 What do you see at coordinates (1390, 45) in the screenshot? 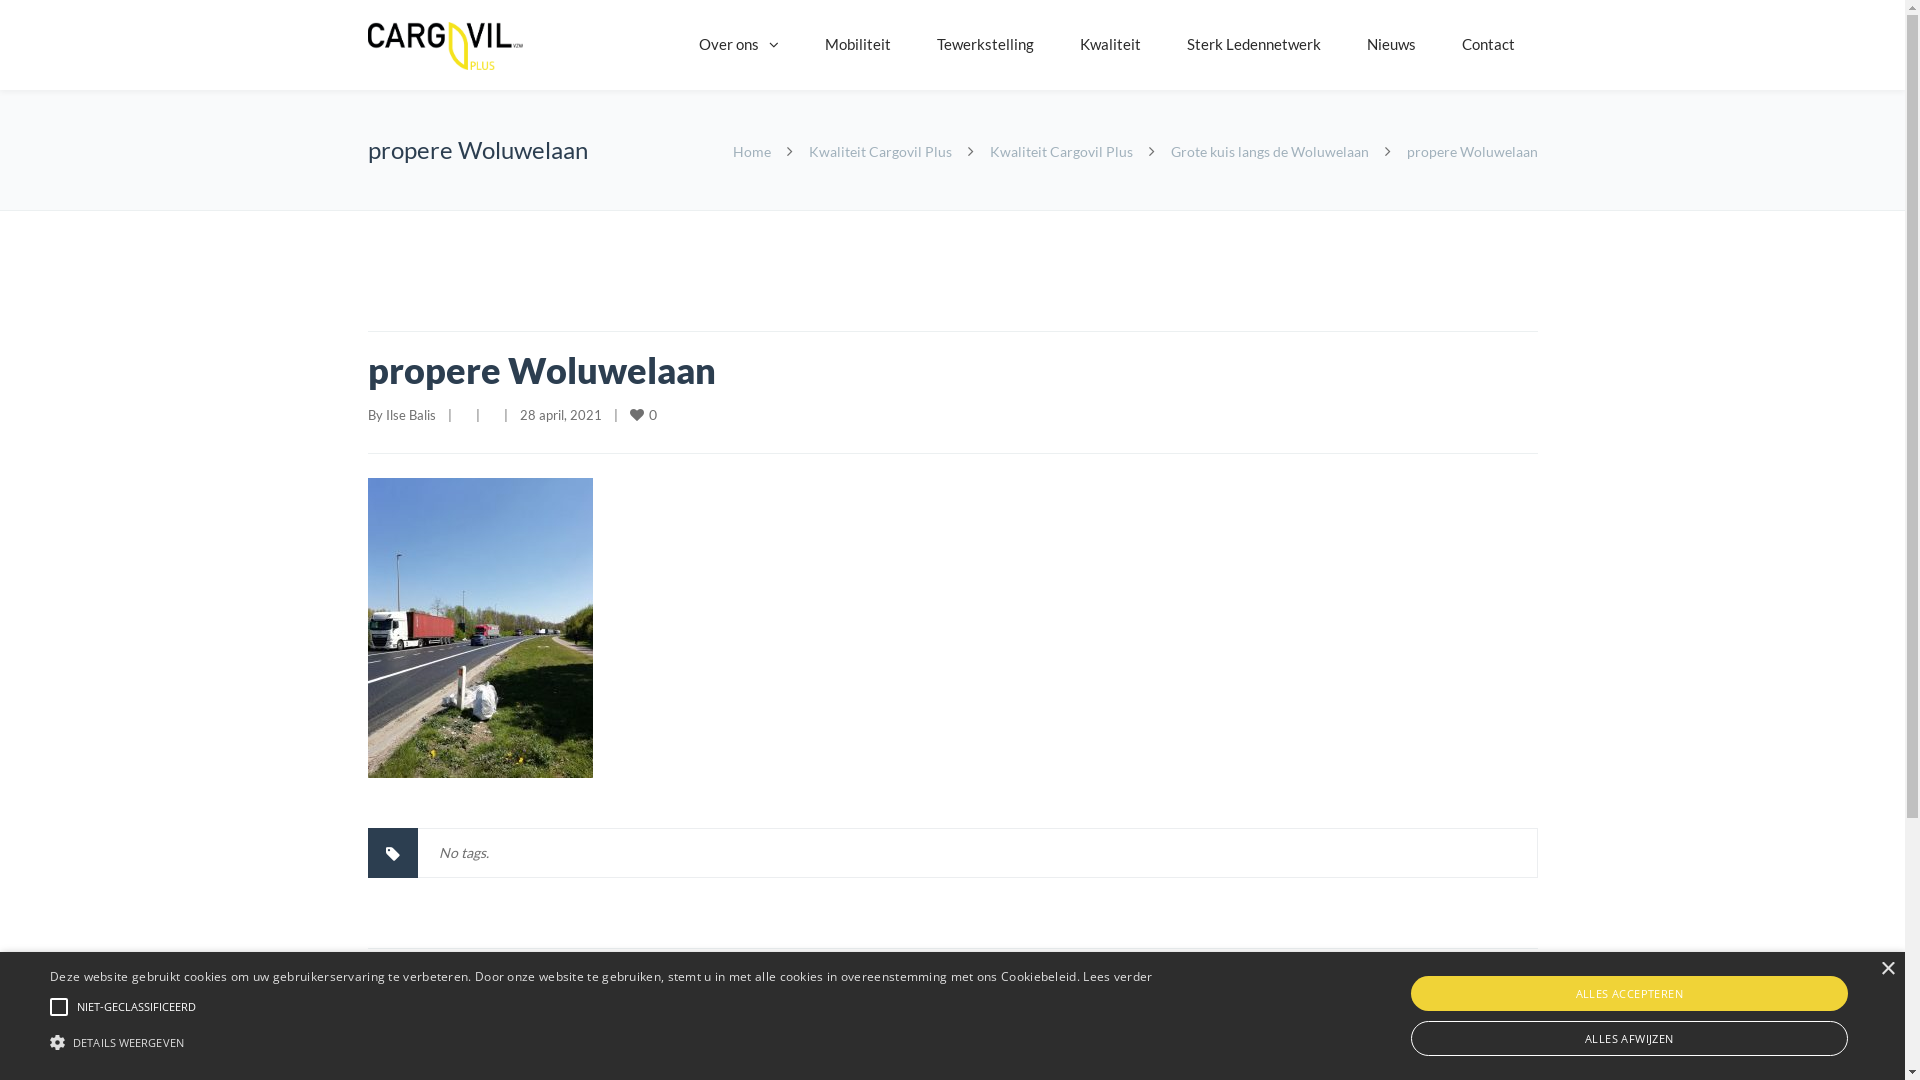
I see `'Nieuws'` at bounding box center [1390, 45].